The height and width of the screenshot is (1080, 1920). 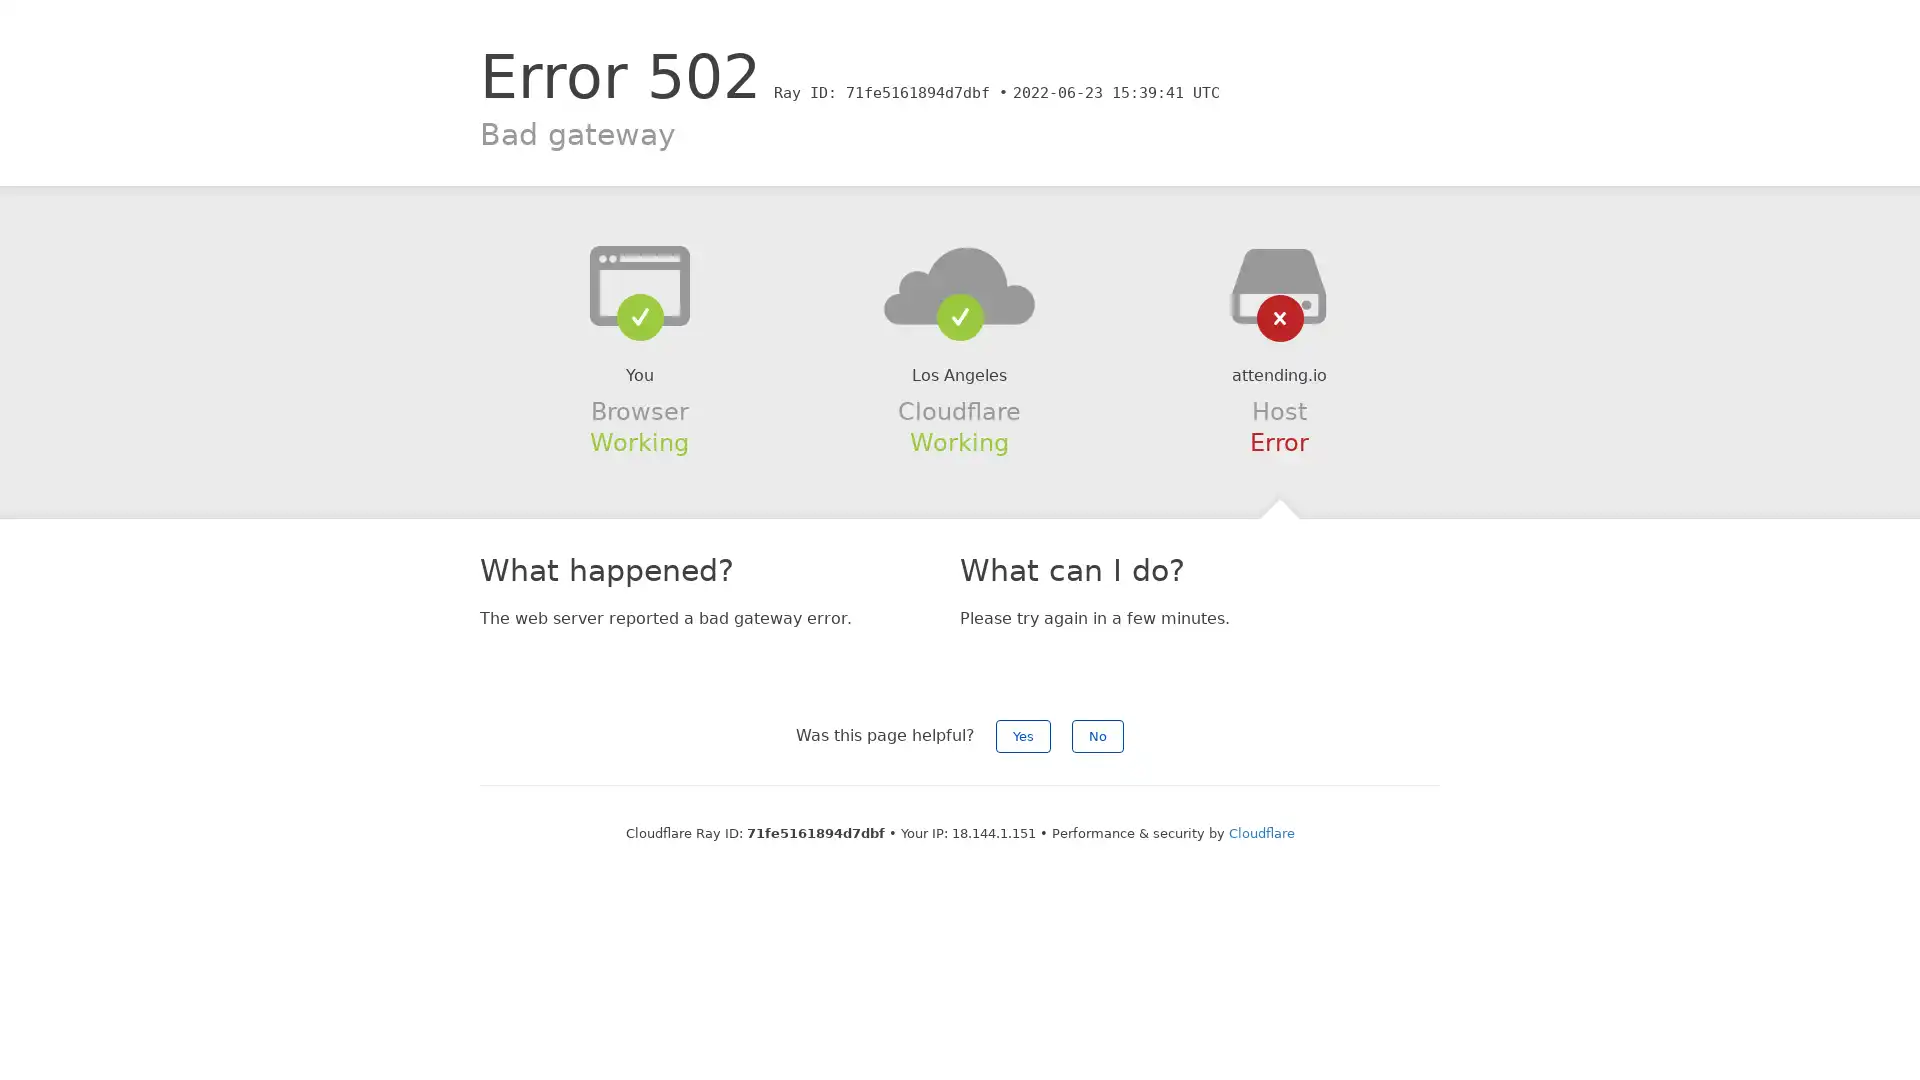 I want to click on Yes, so click(x=1023, y=736).